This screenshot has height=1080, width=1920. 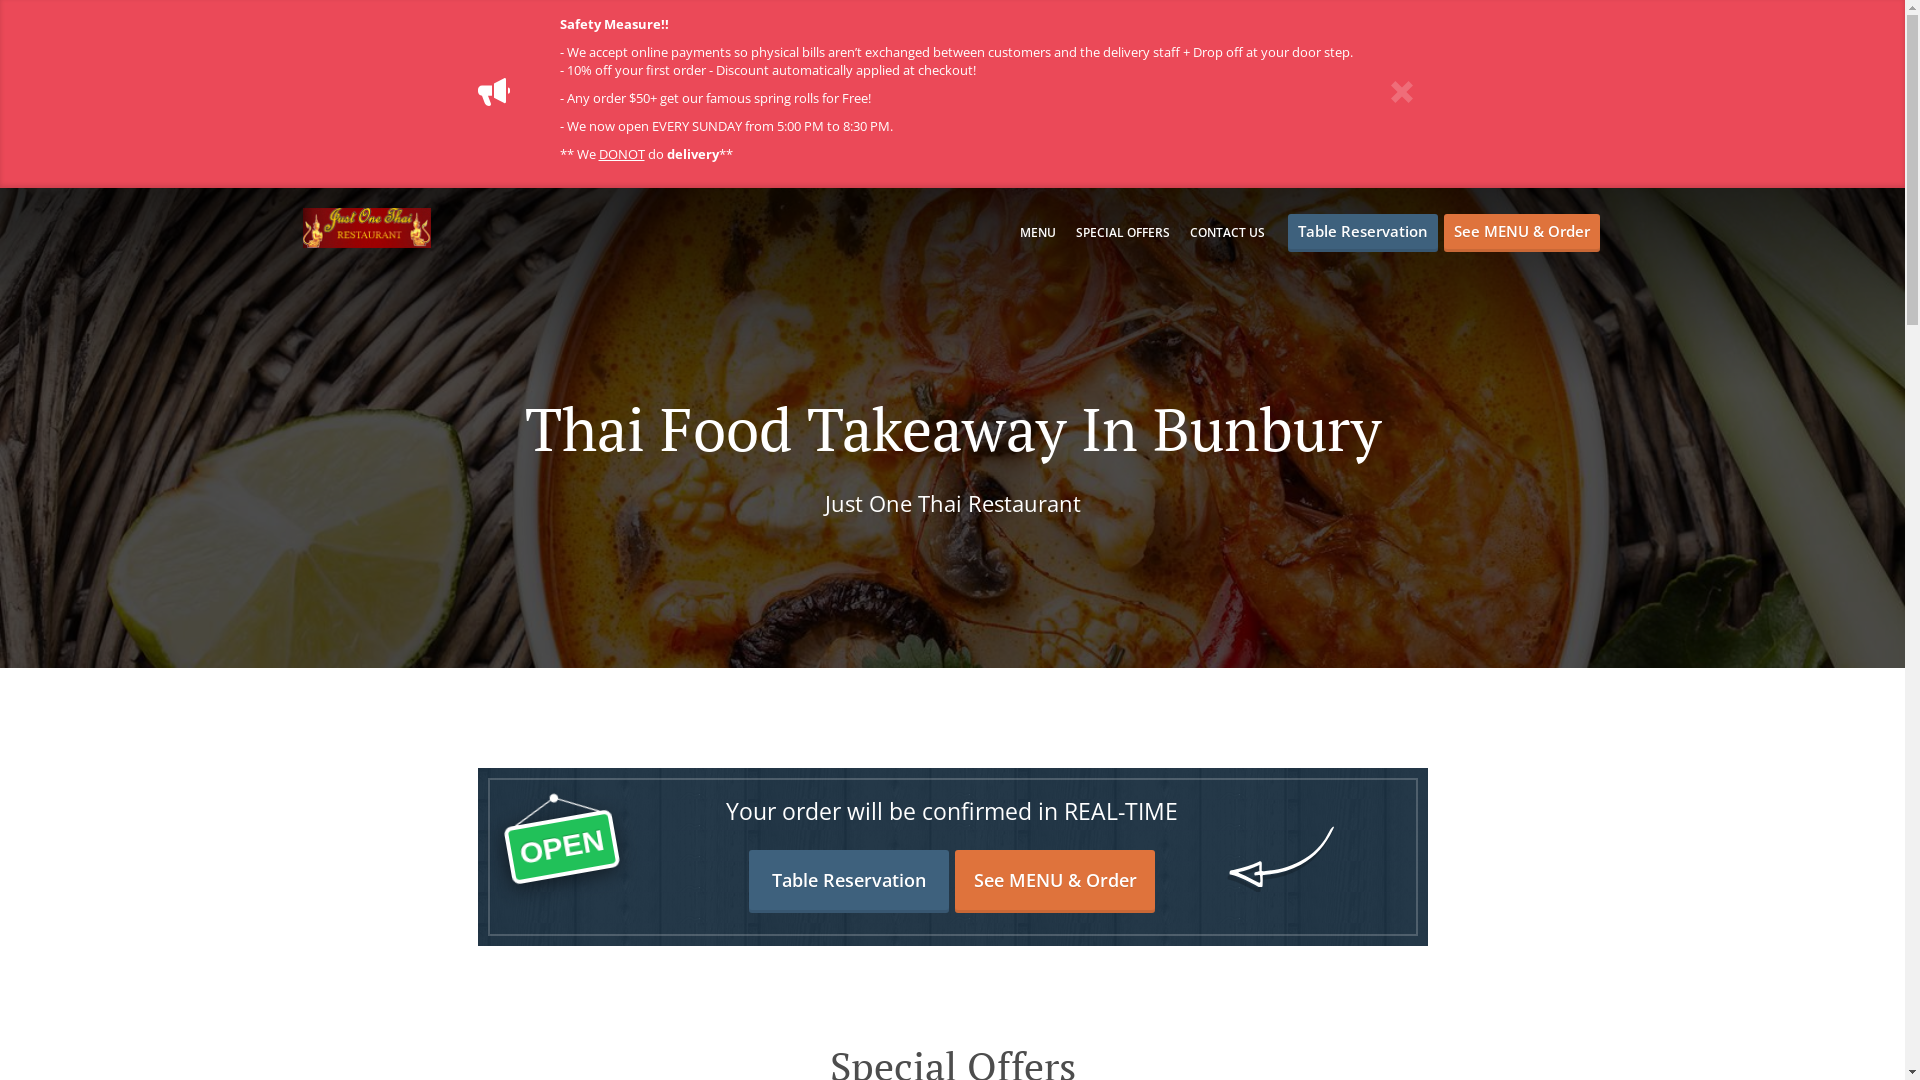 I want to click on 'MENU', so click(x=1037, y=231).